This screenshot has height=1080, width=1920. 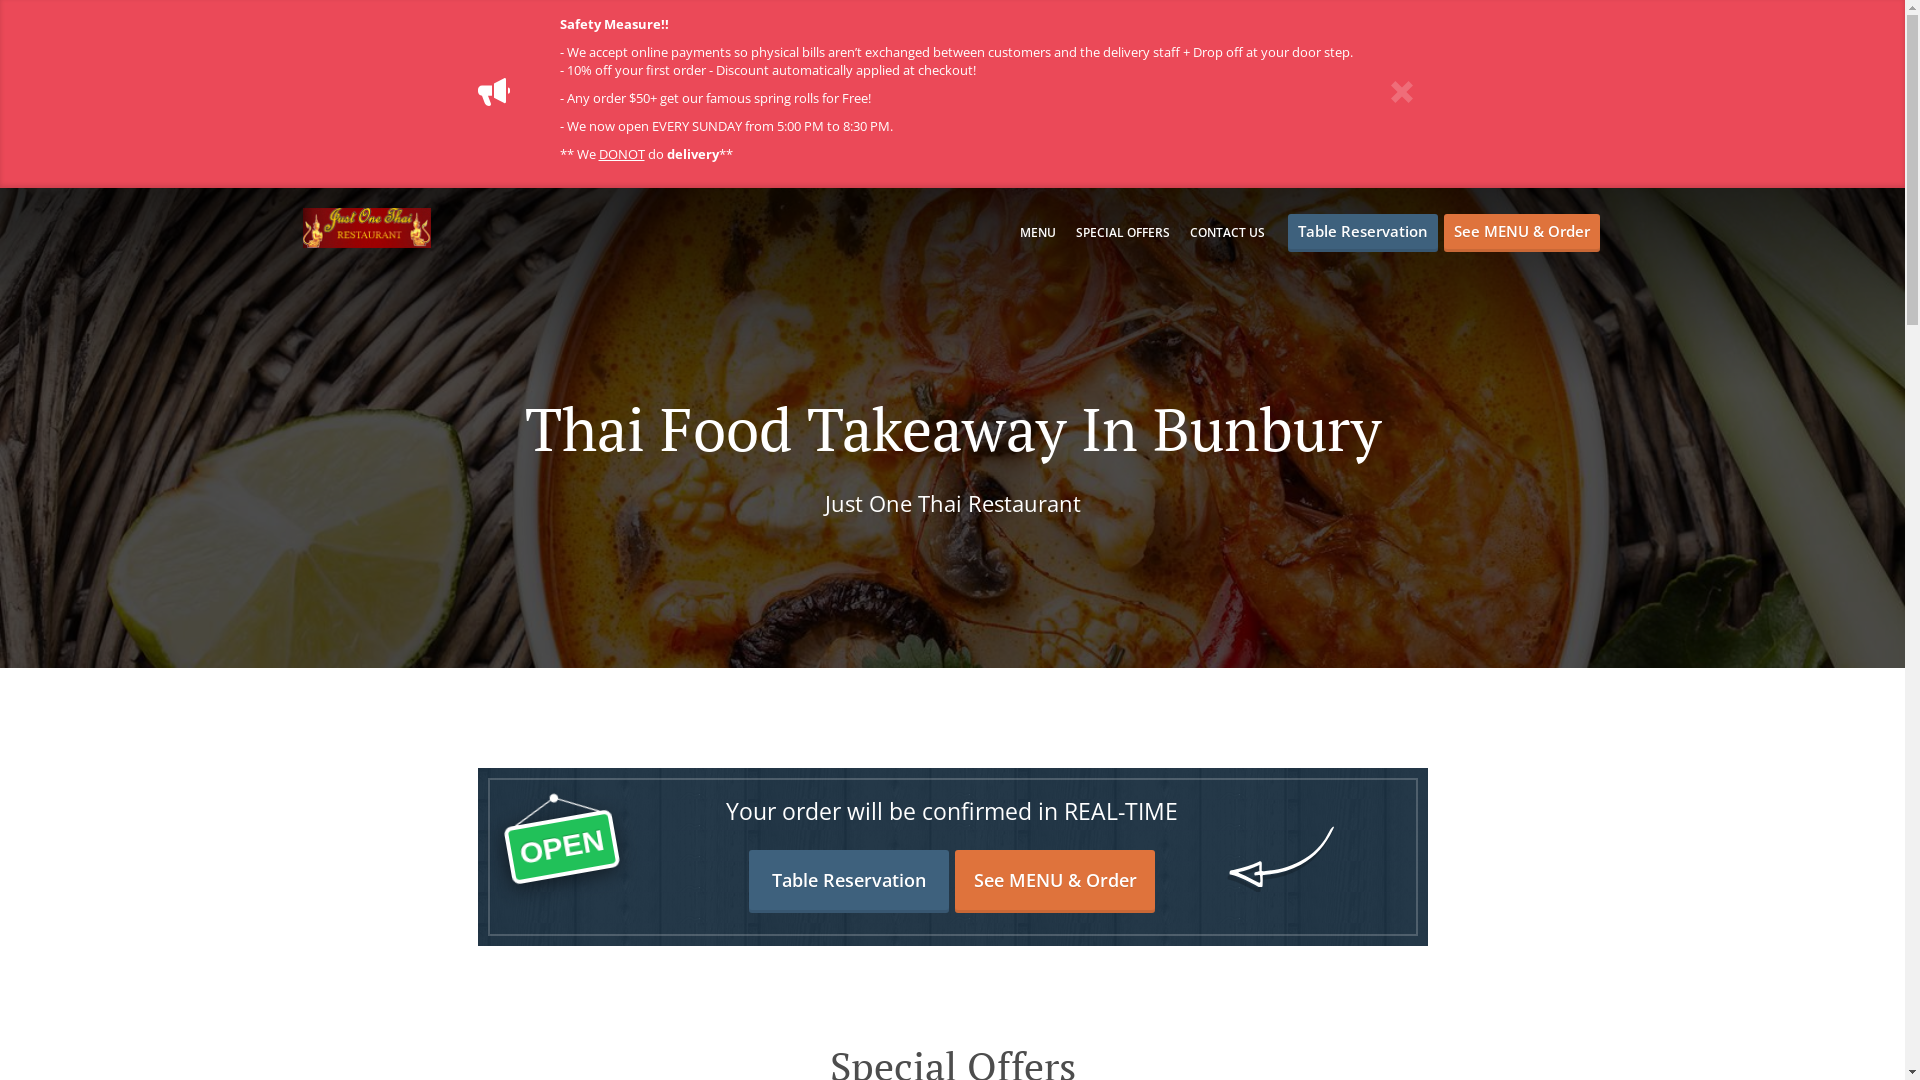 I want to click on 'MENU', so click(x=1037, y=231).